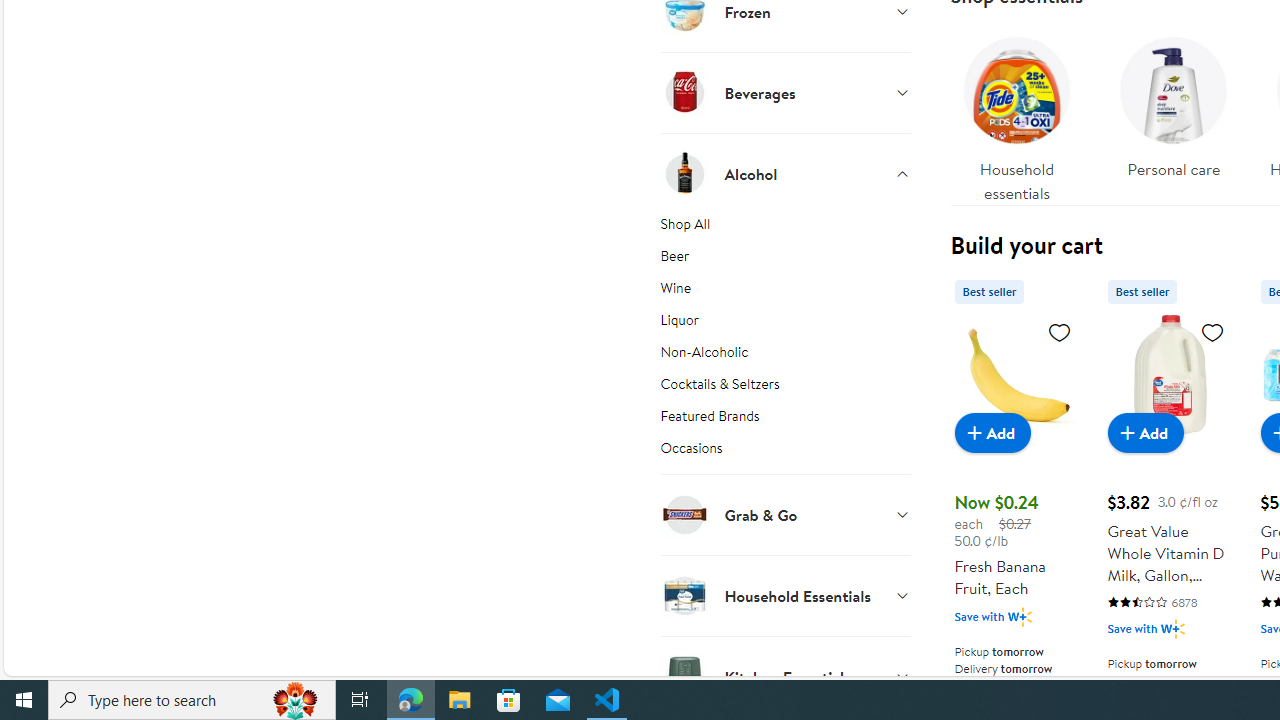 The height and width of the screenshot is (720, 1280). I want to click on 'Grab & Go', so click(784, 513).